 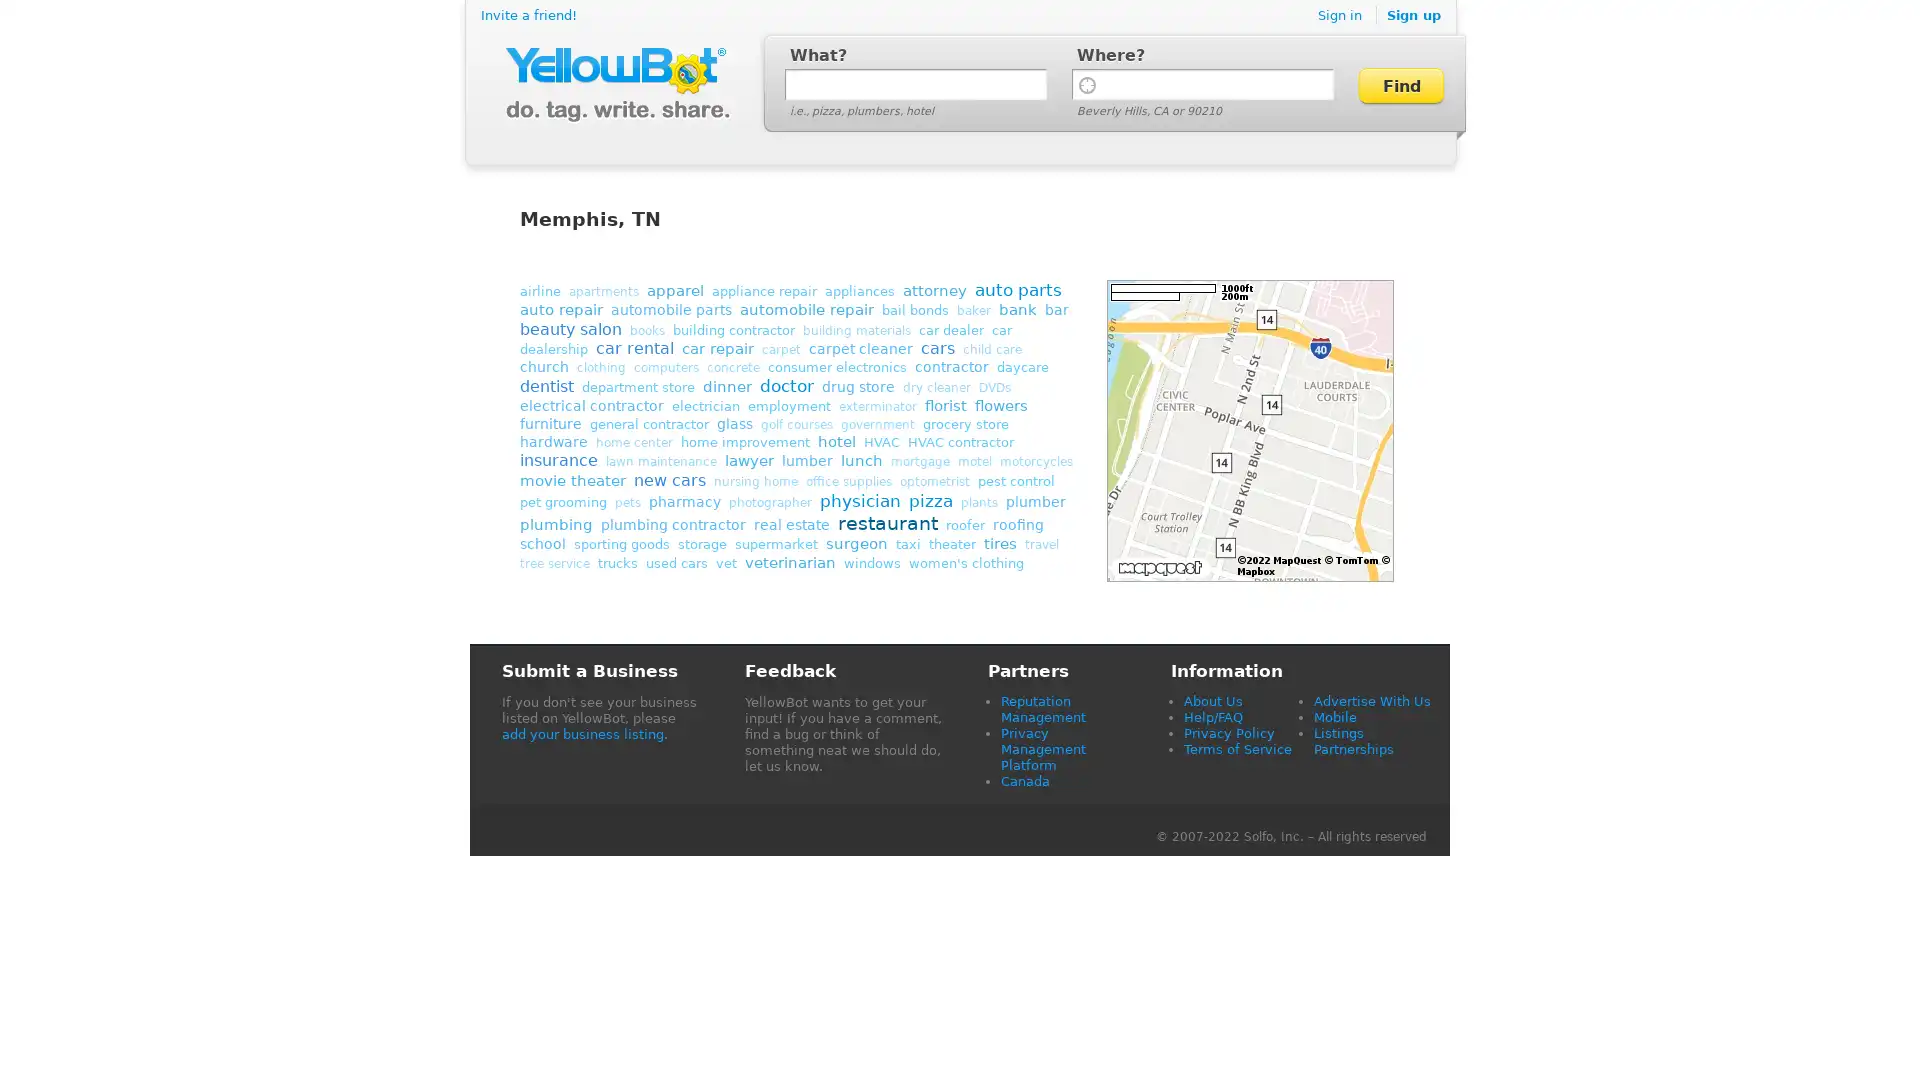 What do you see at coordinates (1400, 84) in the screenshot?
I see `Find` at bounding box center [1400, 84].